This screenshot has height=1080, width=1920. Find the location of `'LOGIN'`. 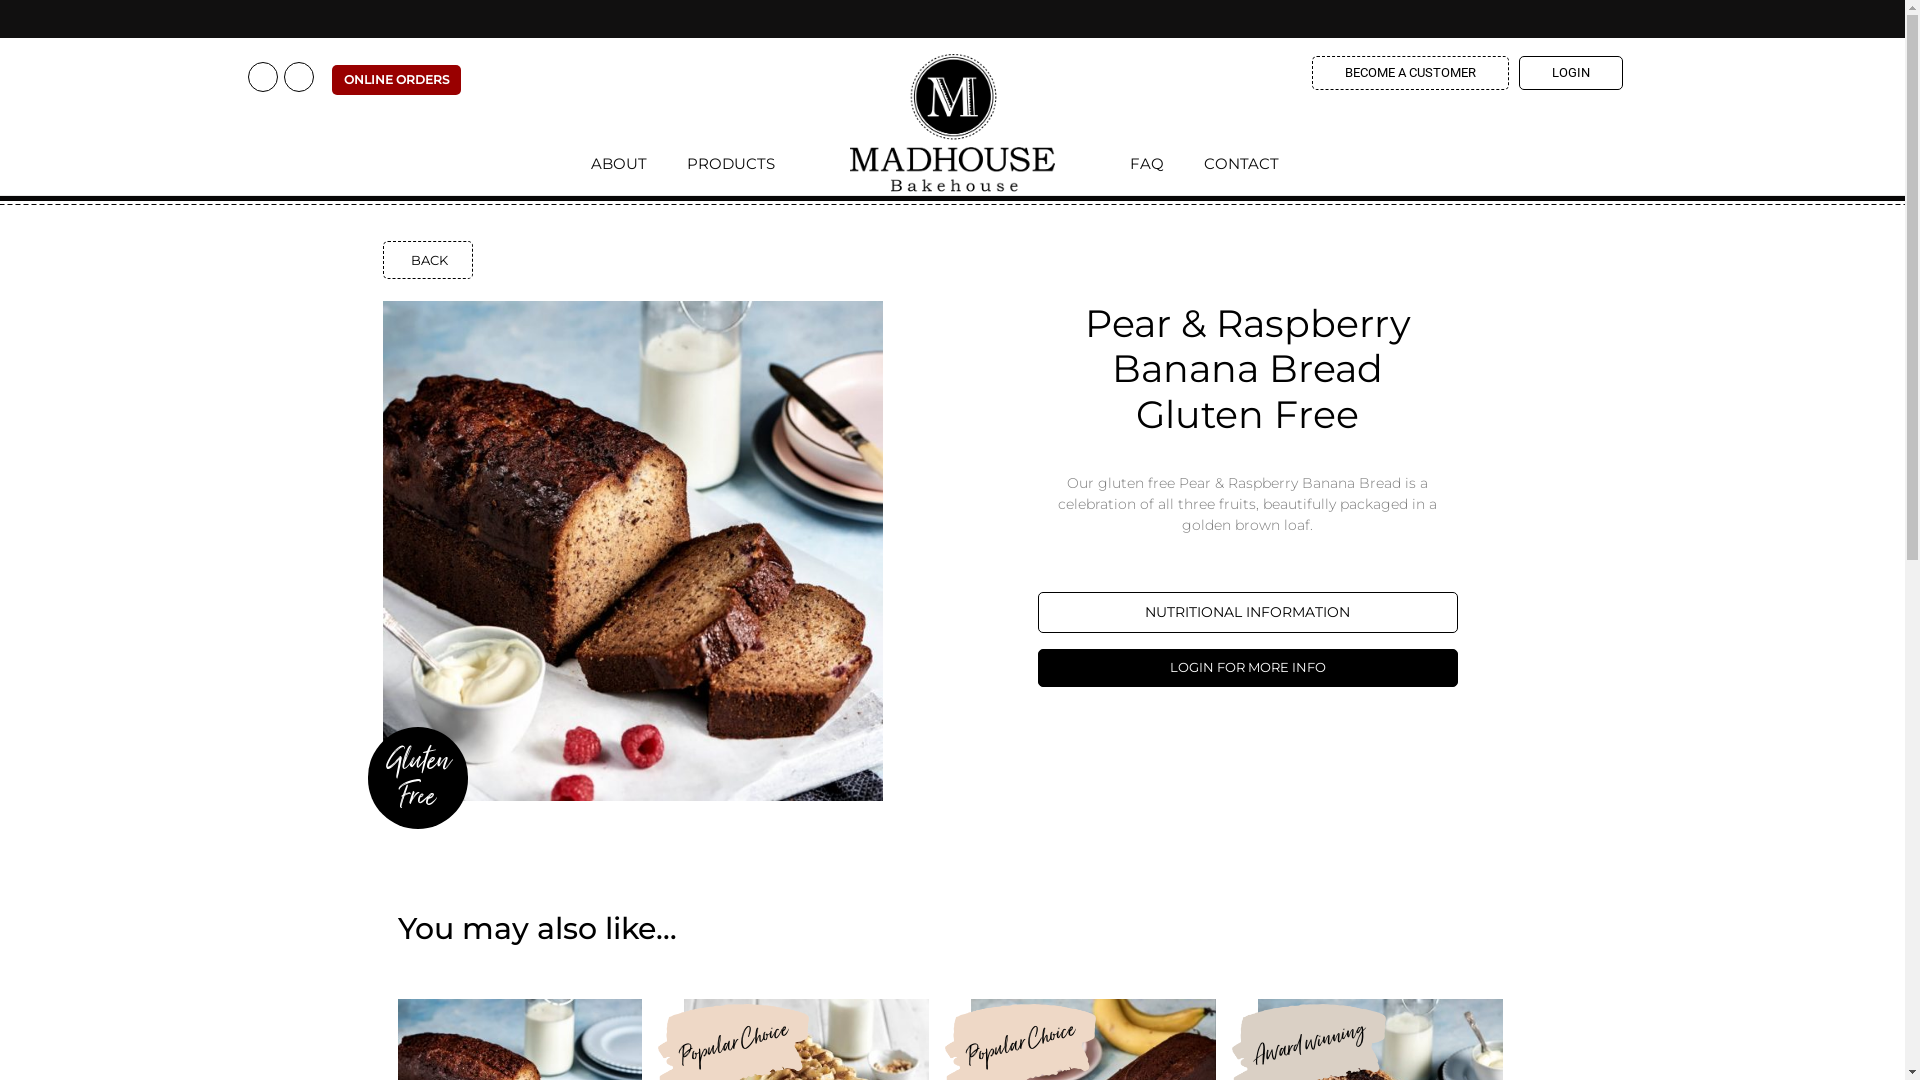

'LOGIN' is located at coordinates (1568, 72).